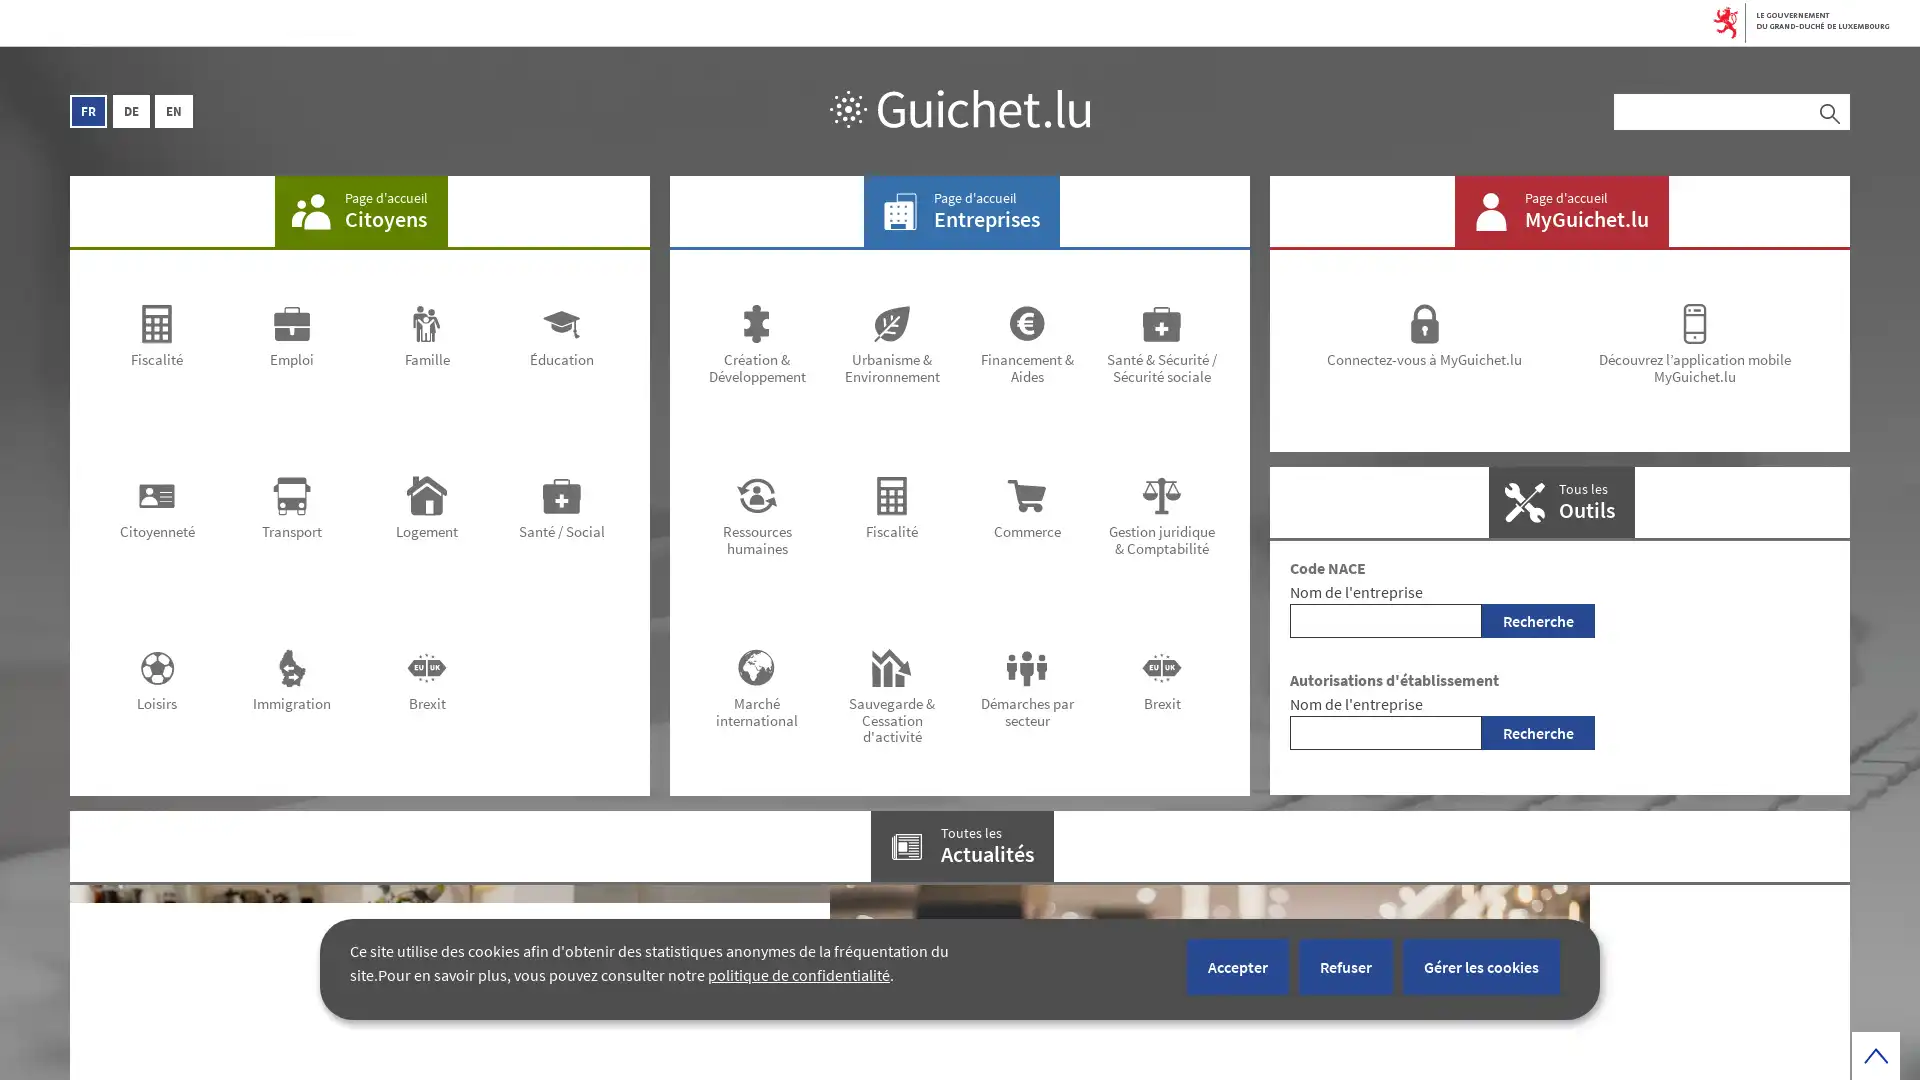 The height and width of the screenshot is (1080, 1920). Describe the element at coordinates (1345, 966) in the screenshot. I see `Refuser` at that location.